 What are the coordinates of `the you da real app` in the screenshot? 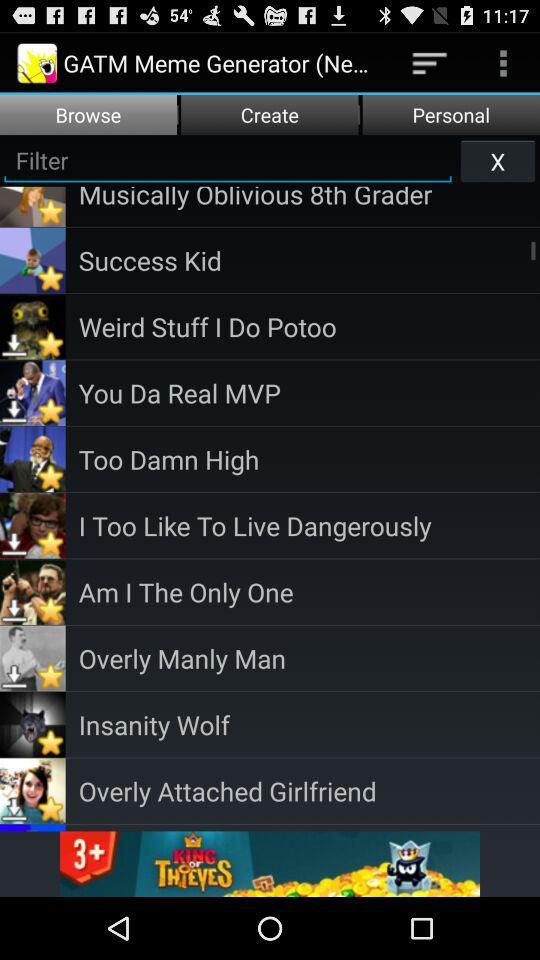 It's located at (309, 391).